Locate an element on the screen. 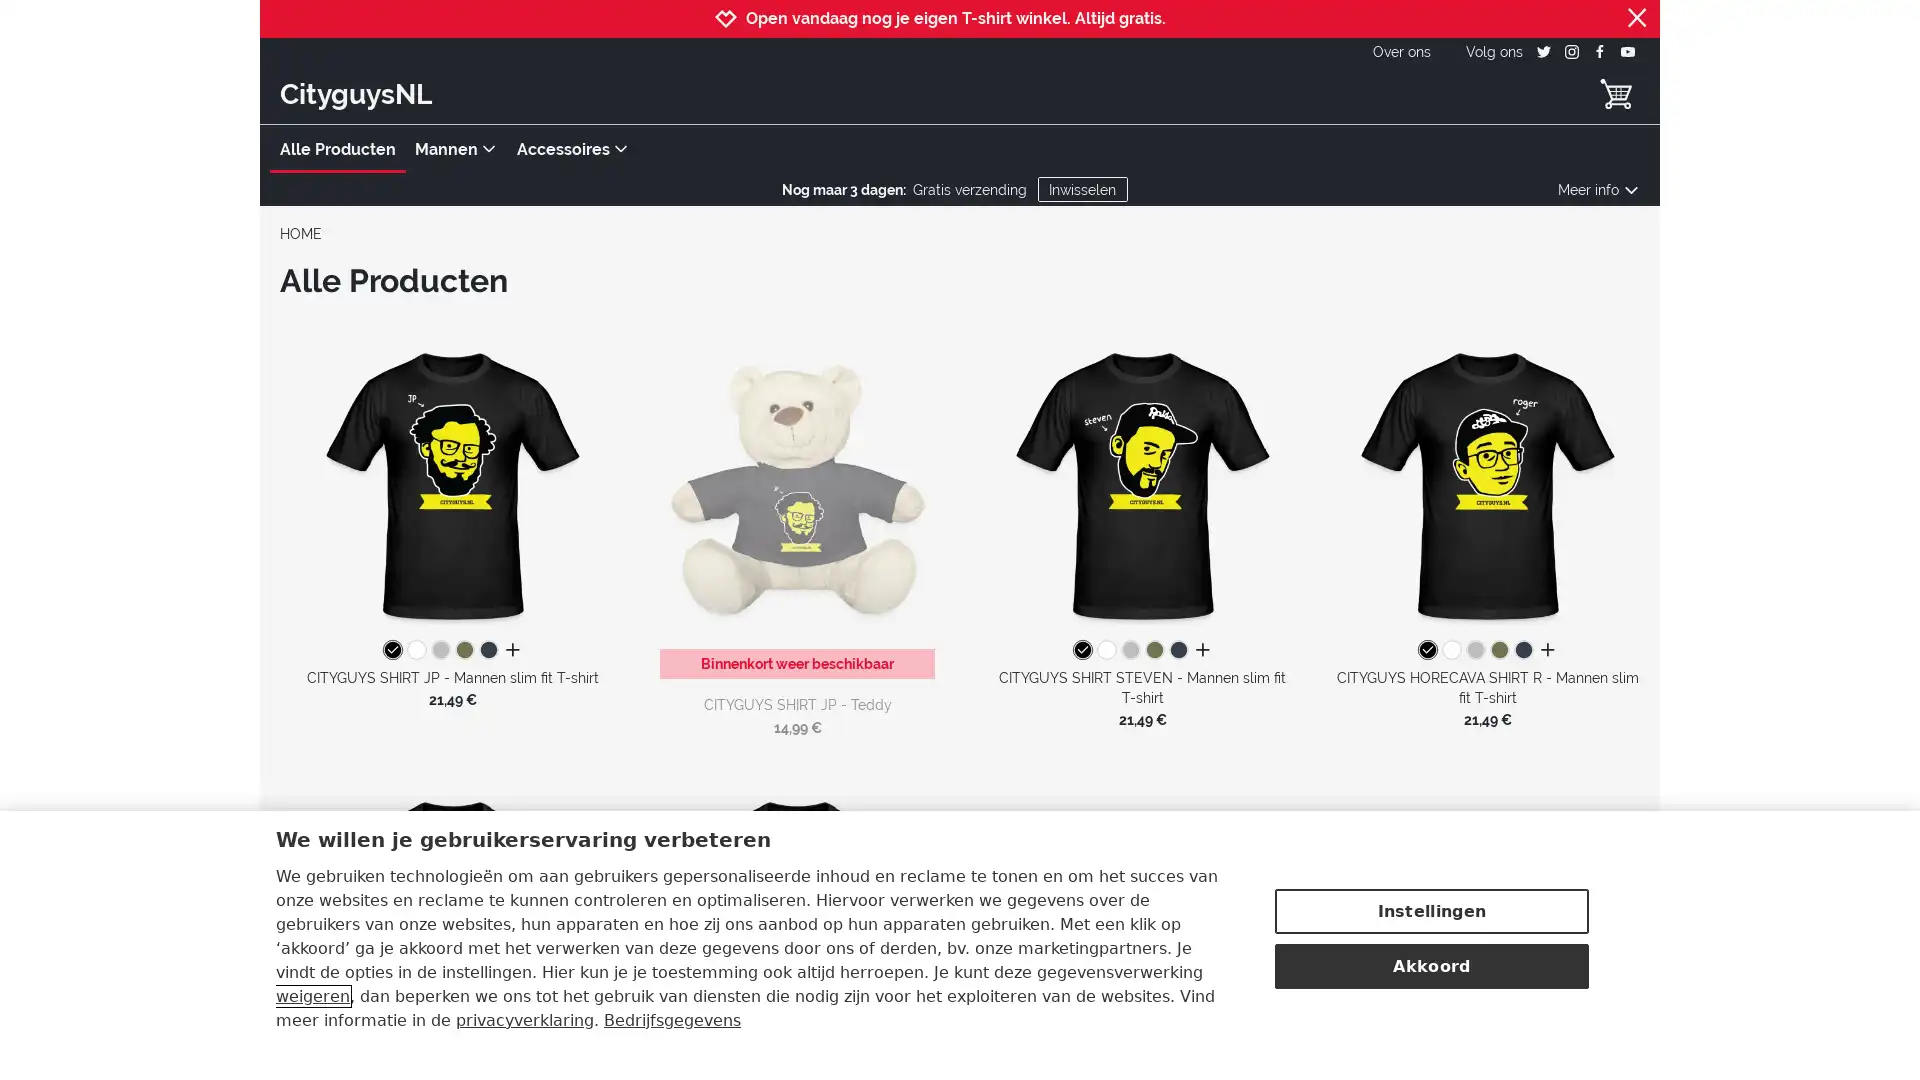  CITYGUYS SHIRT JP - Mannen slim fit T-shirt is located at coordinates (451, 482).